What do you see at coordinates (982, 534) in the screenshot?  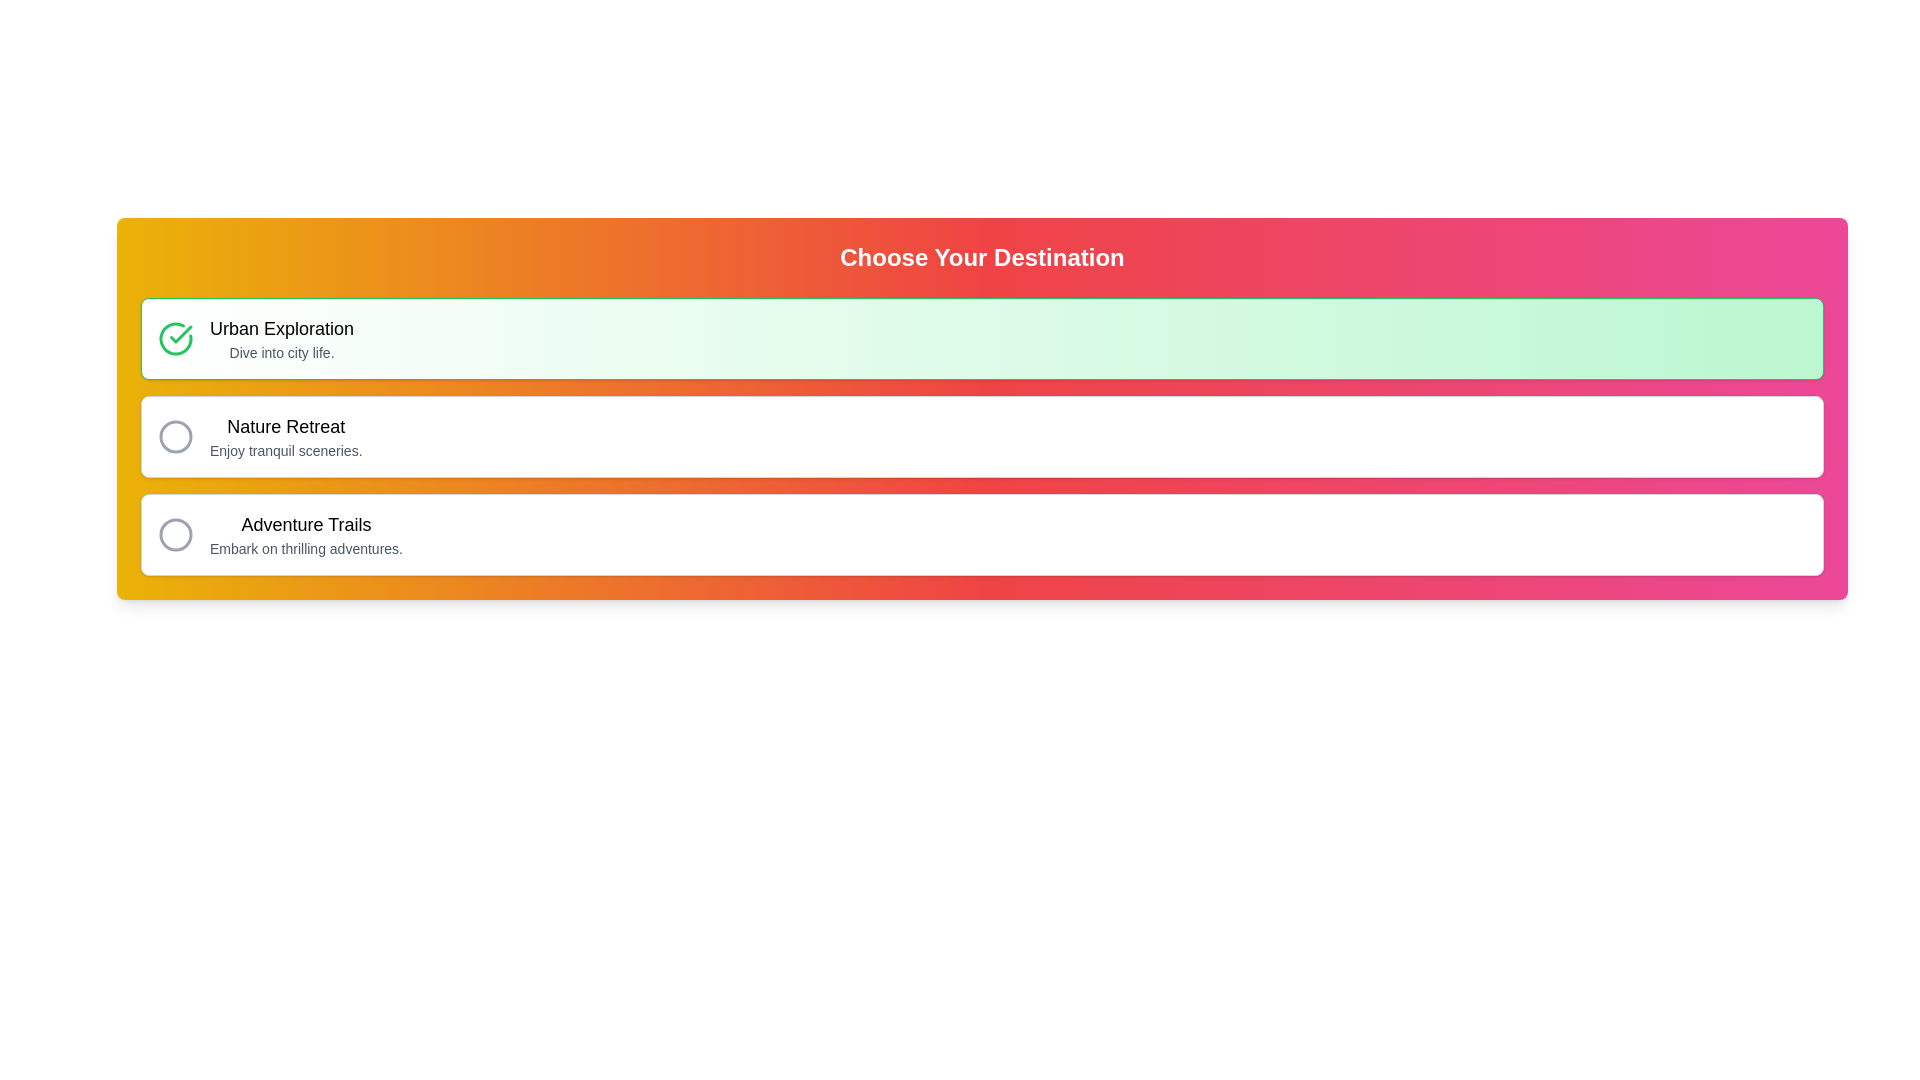 I see `the 'Adventure Trails' selectable card at the bottom of the list` at bounding box center [982, 534].